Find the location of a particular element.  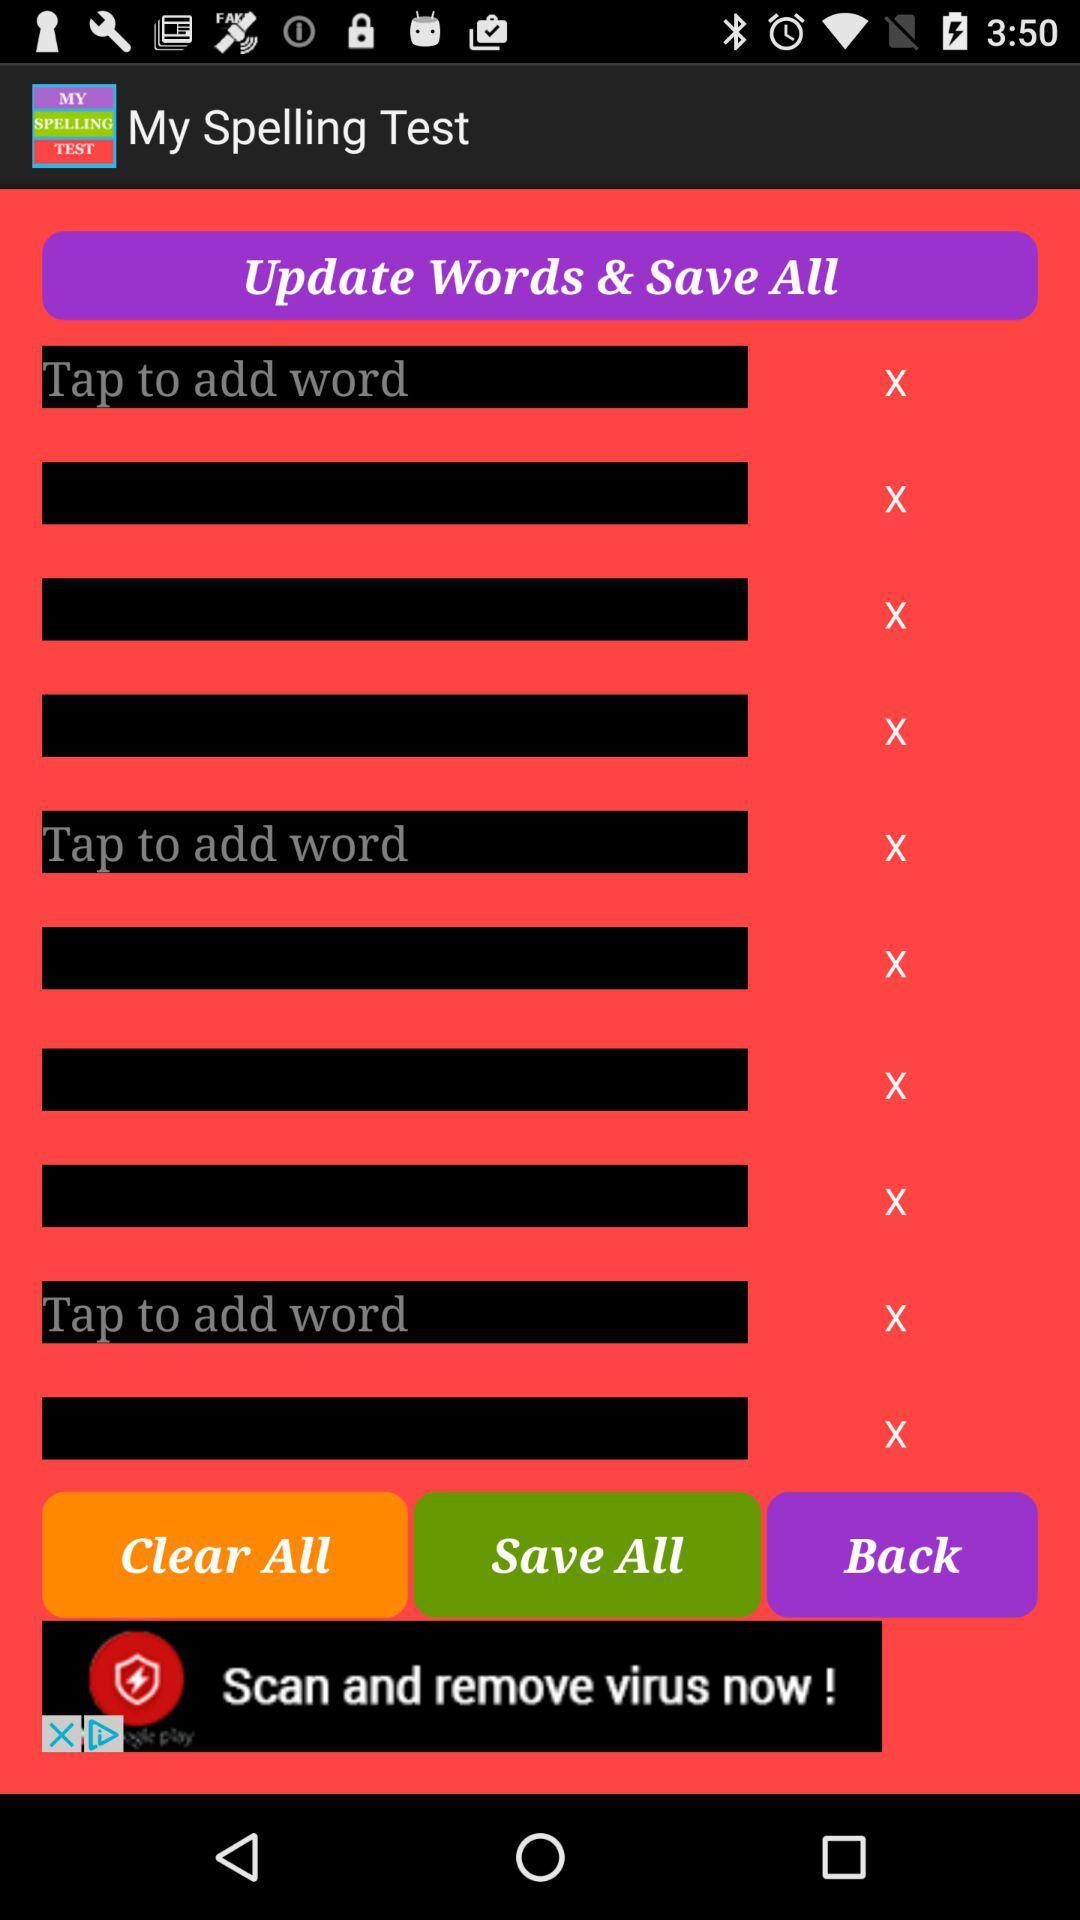

blank text area is located at coordinates (394, 724).